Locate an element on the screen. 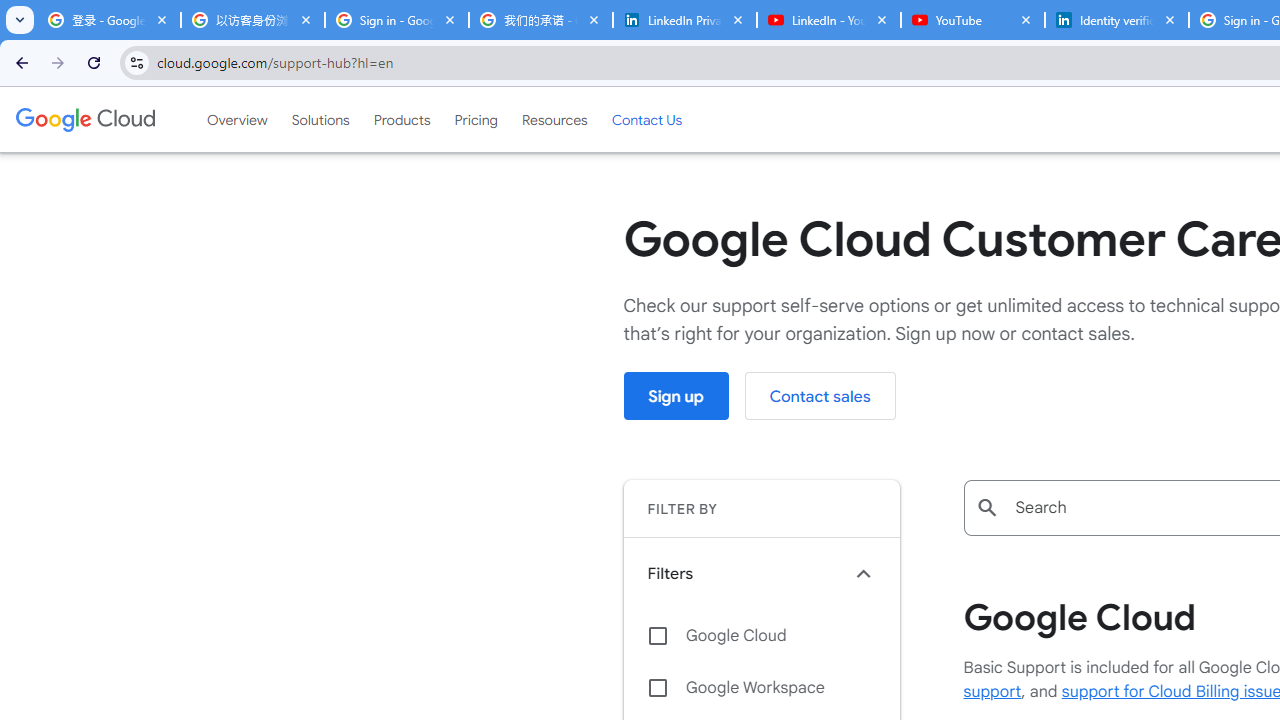 This screenshot has height=720, width=1280. 'Pricing' is located at coordinates (475, 119).